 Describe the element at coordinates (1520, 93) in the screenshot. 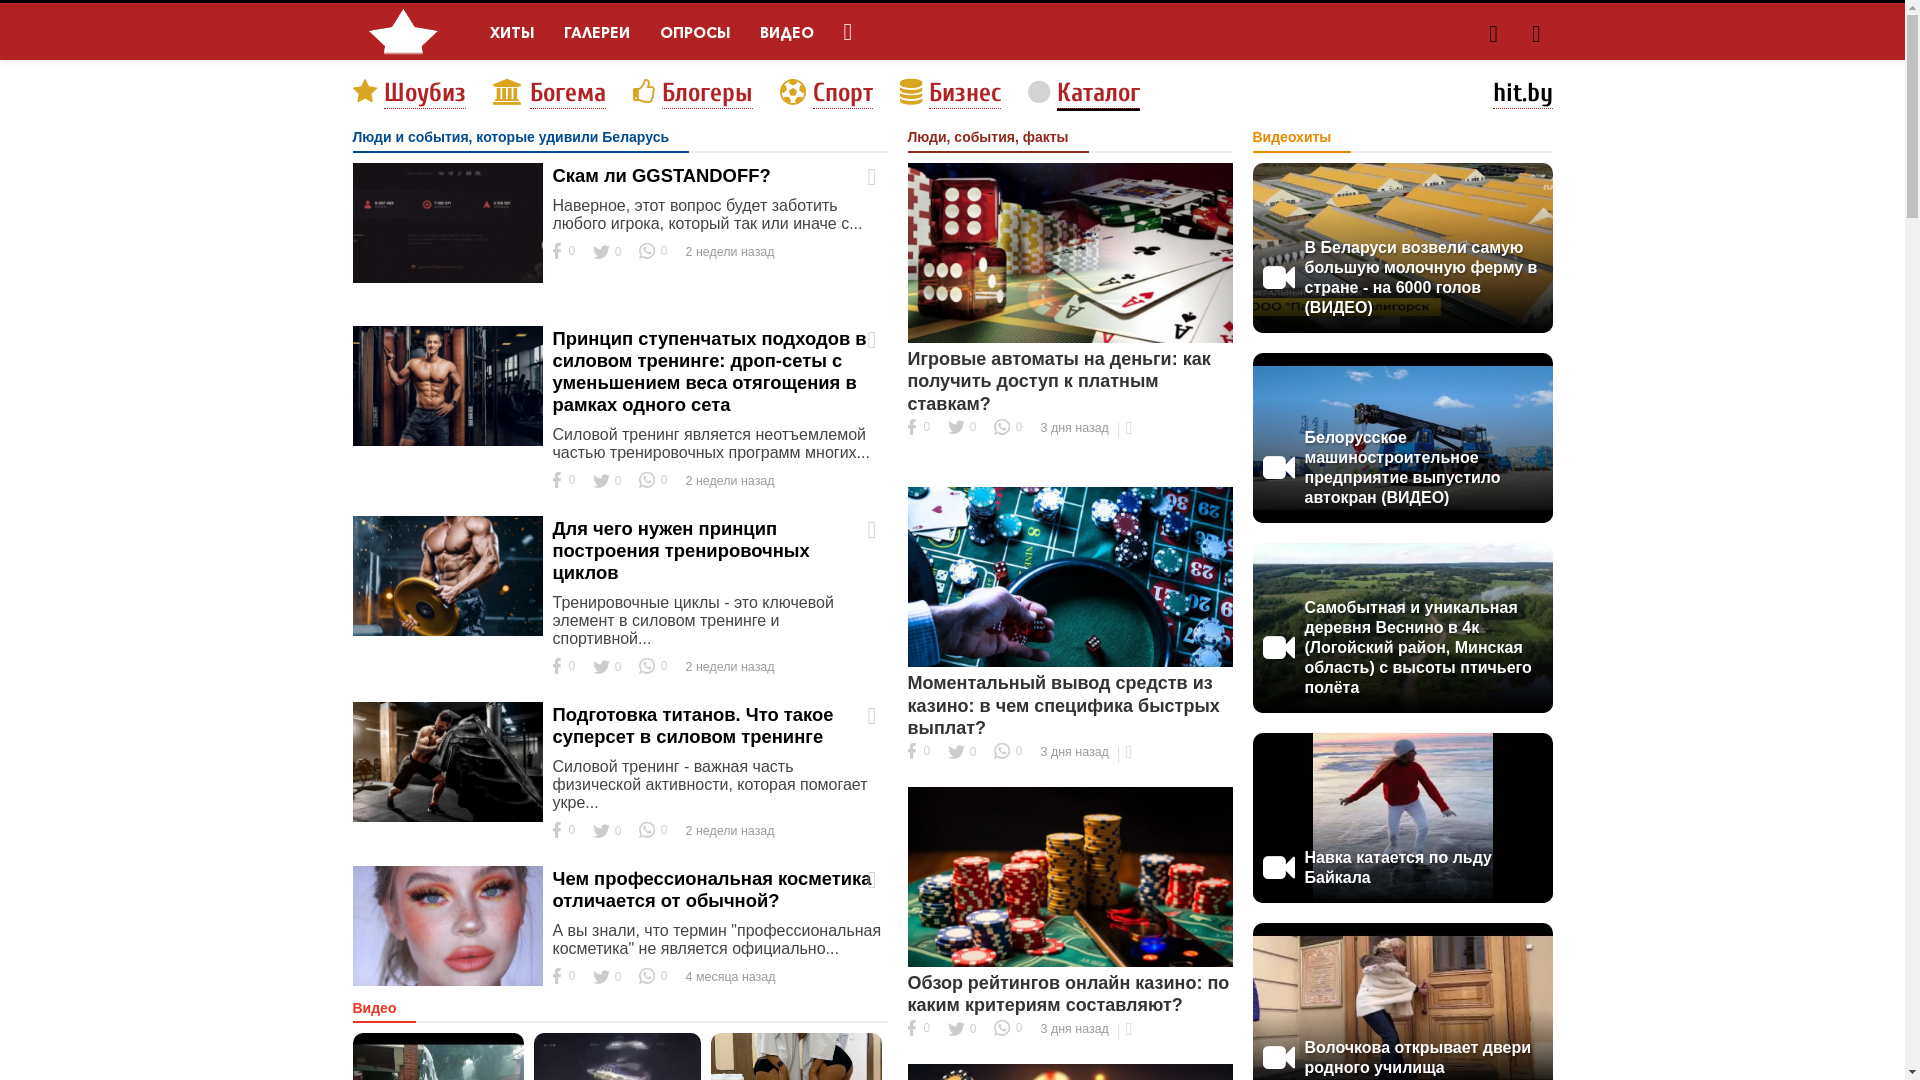

I see `'hit.by'` at that location.